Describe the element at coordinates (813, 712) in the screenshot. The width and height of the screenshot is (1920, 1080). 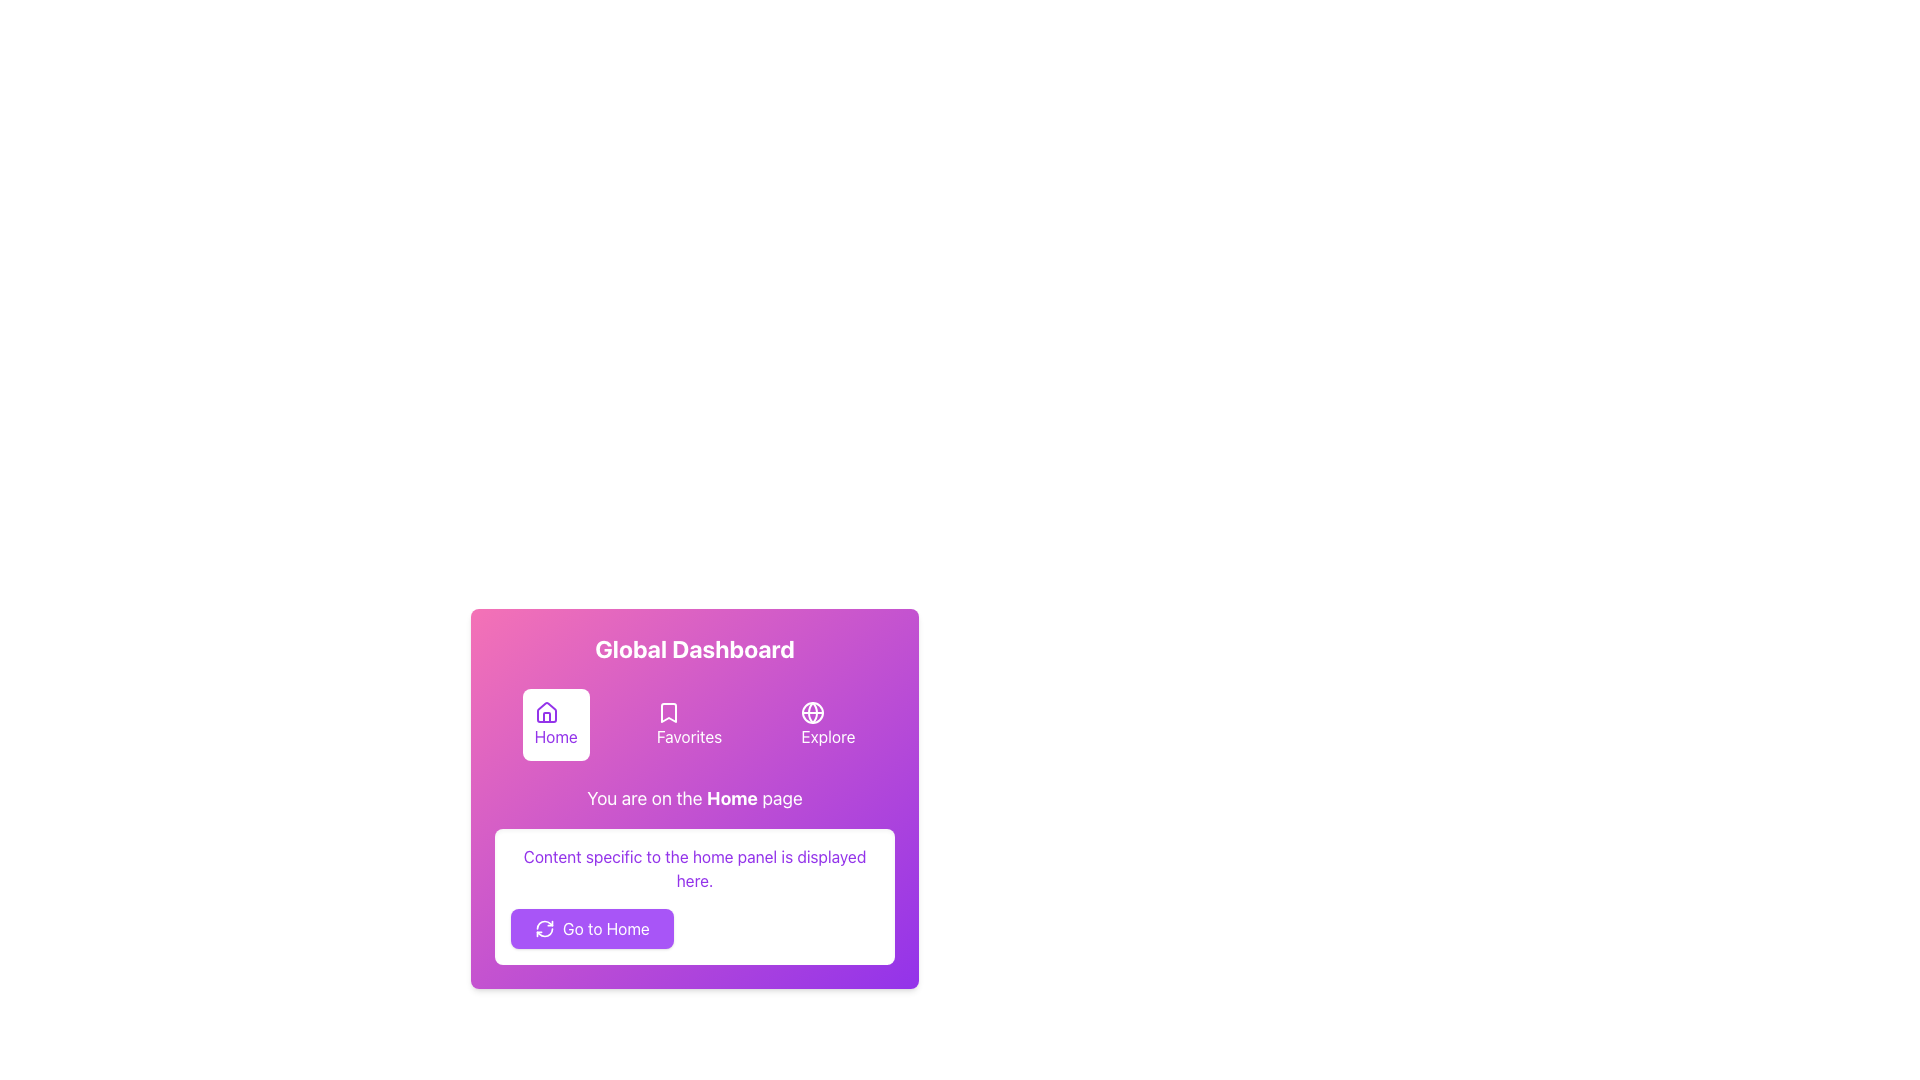
I see `the globe icon SVG within the 'Explore' button to trigger the tooltip or highlight effect` at that location.